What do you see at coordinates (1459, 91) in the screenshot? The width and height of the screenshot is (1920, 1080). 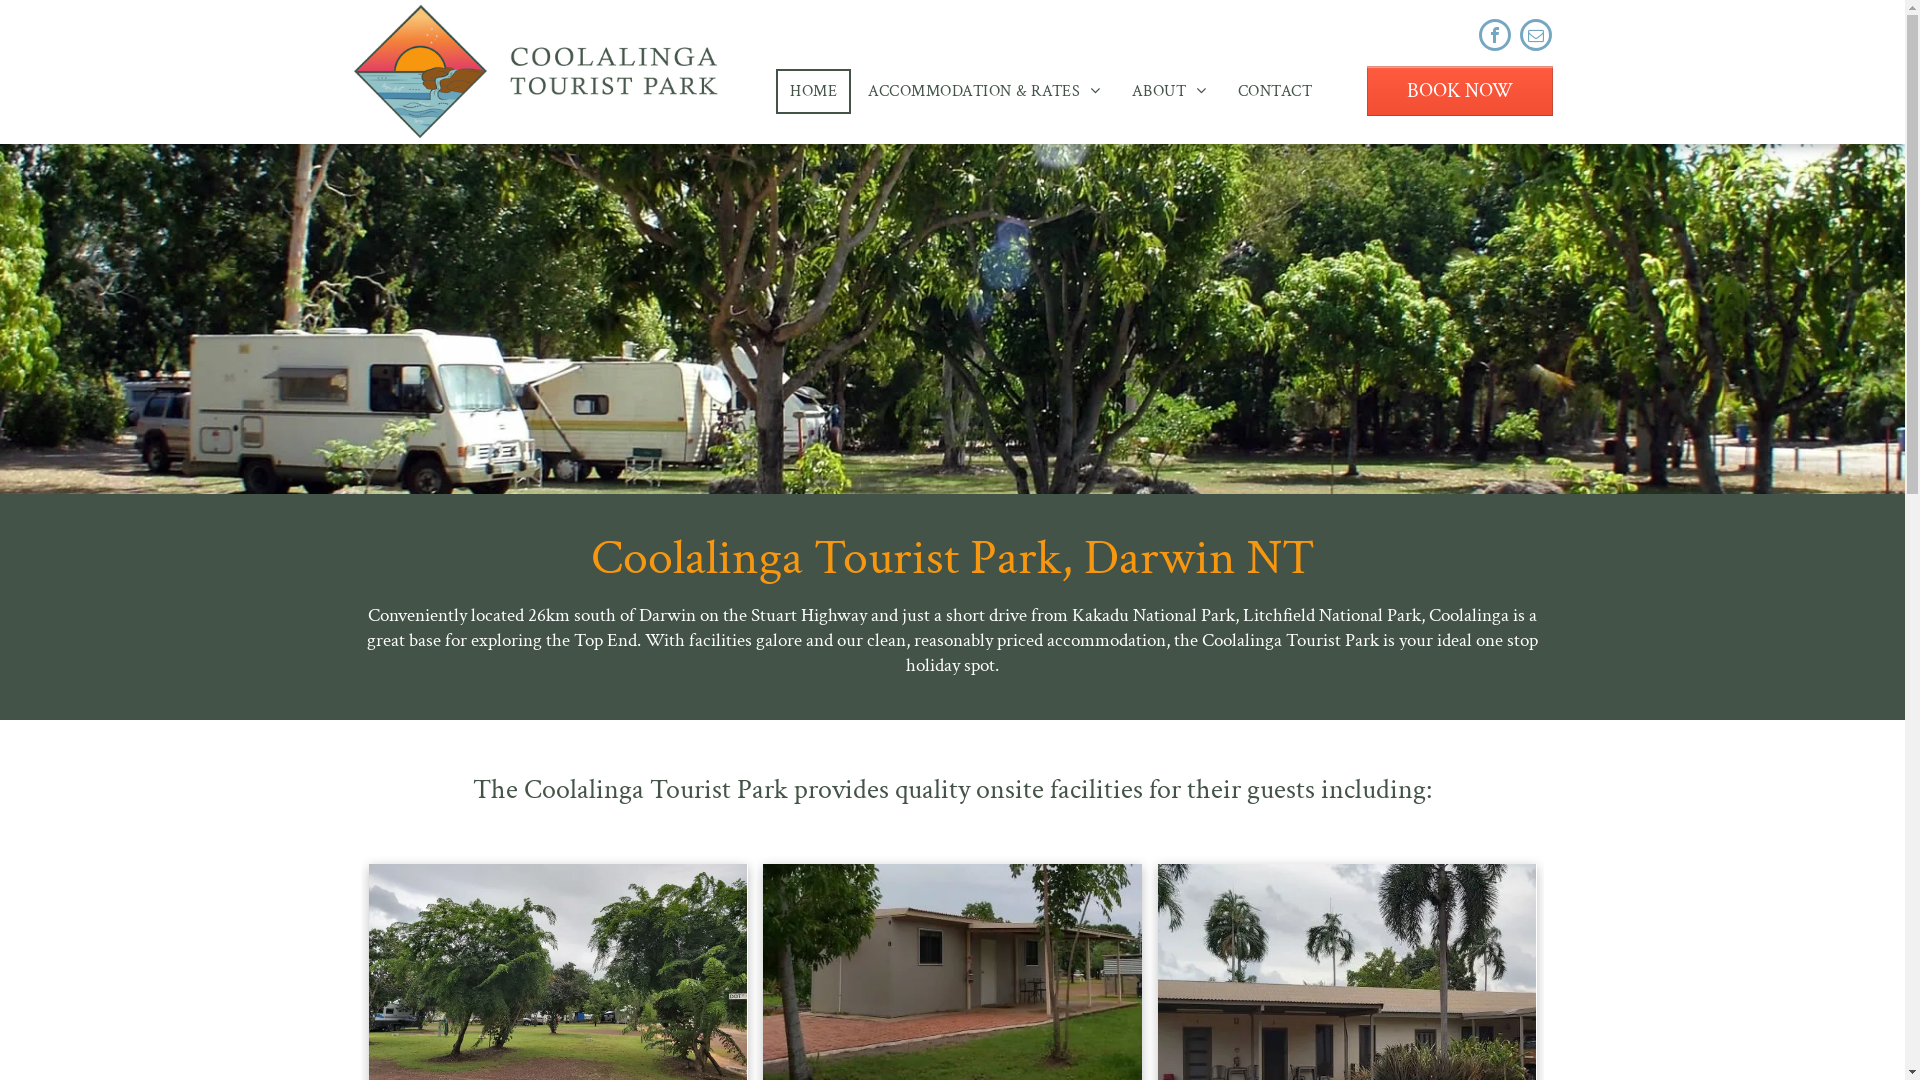 I see `'BOOK NOW'` at bounding box center [1459, 91].